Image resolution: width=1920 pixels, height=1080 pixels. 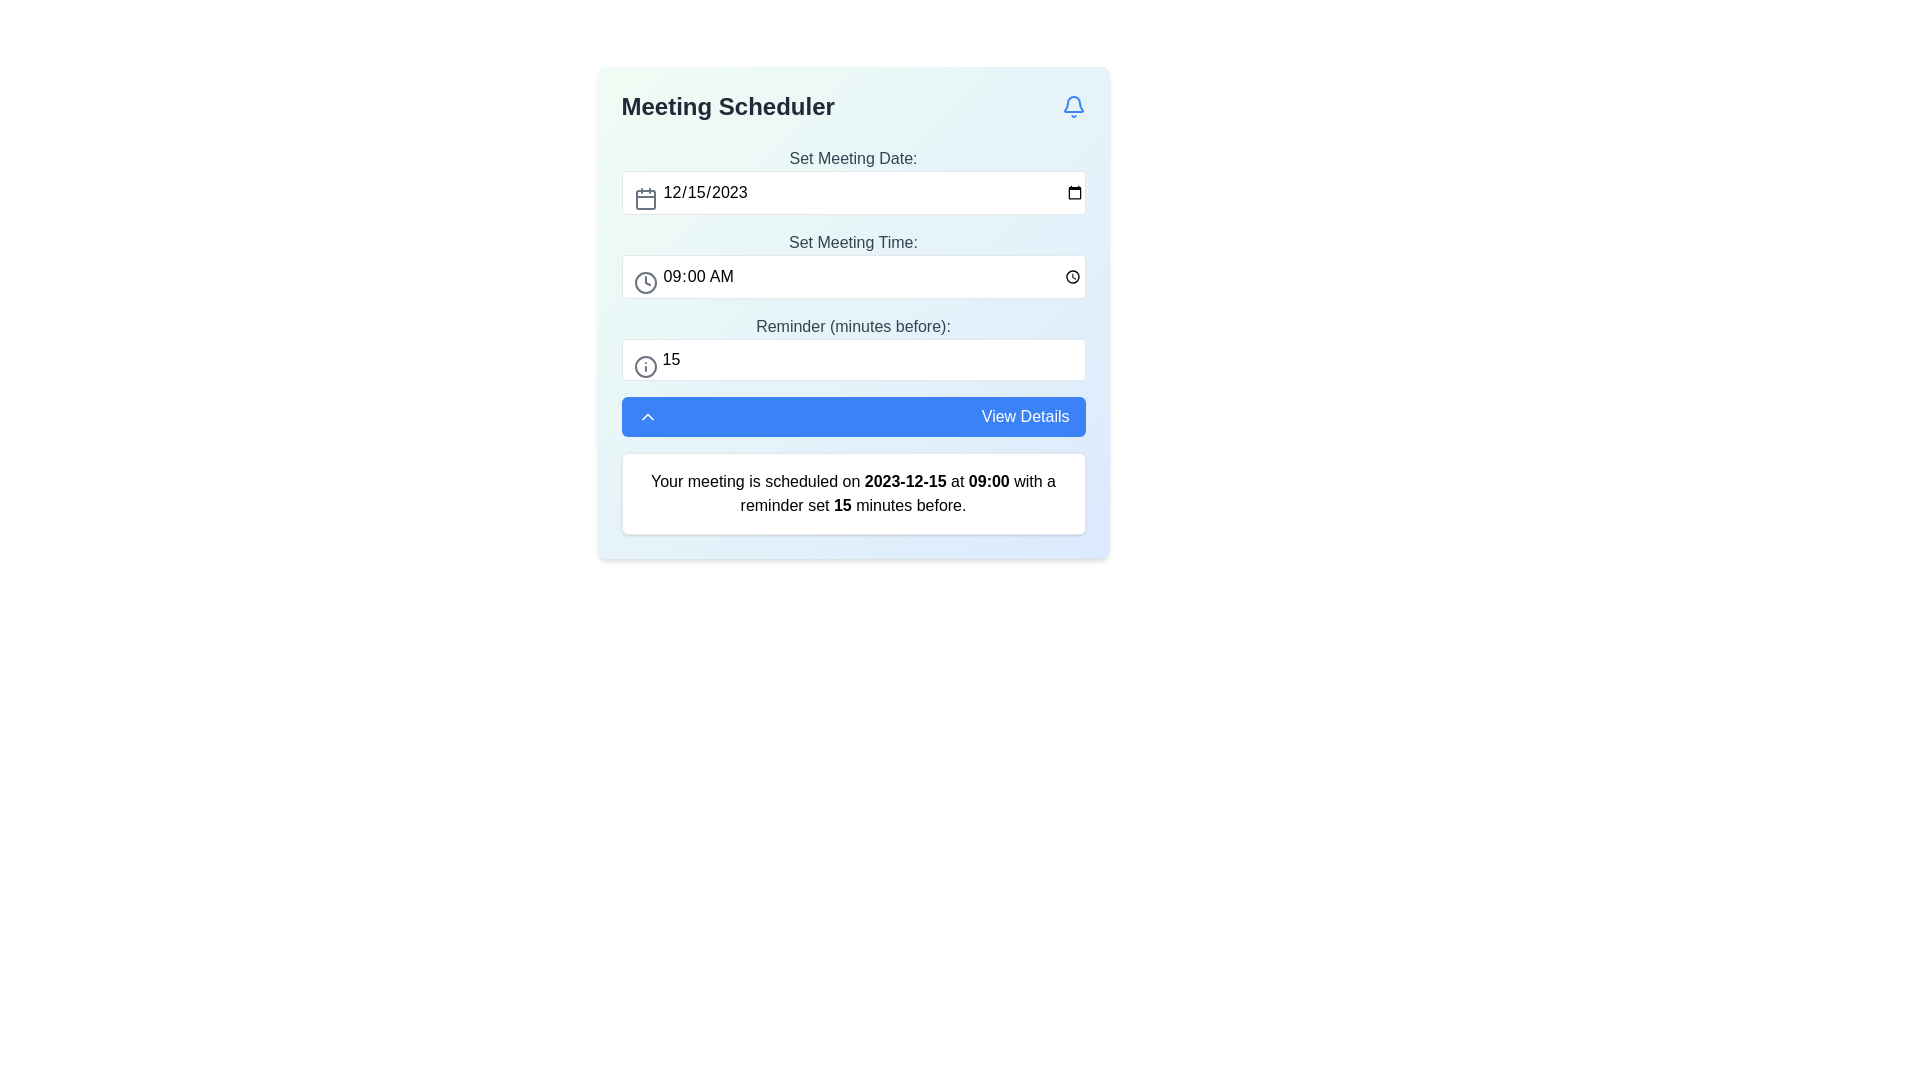 I want to click on the summary notification text label that informs about the scheduled meeting's date, time, and reminder period, so click(x=853, y=493).